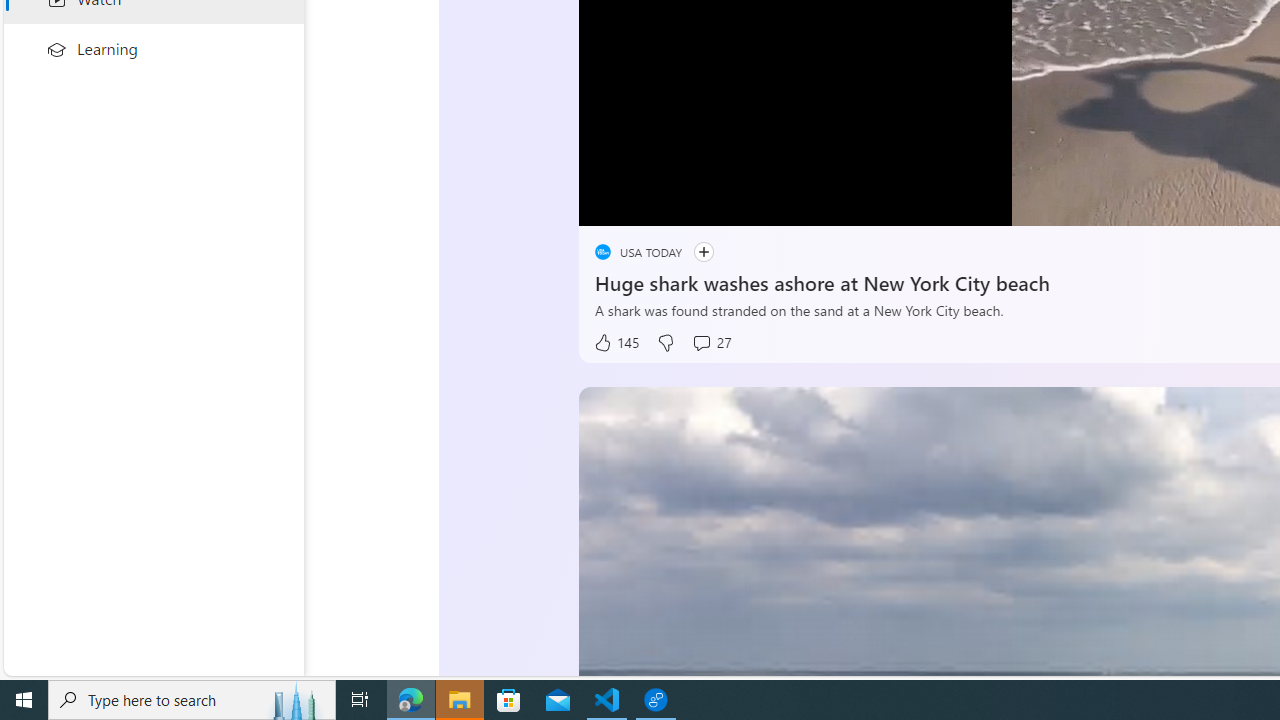  I want to click on 'placeholder USA TODAY', so click(637, 251).